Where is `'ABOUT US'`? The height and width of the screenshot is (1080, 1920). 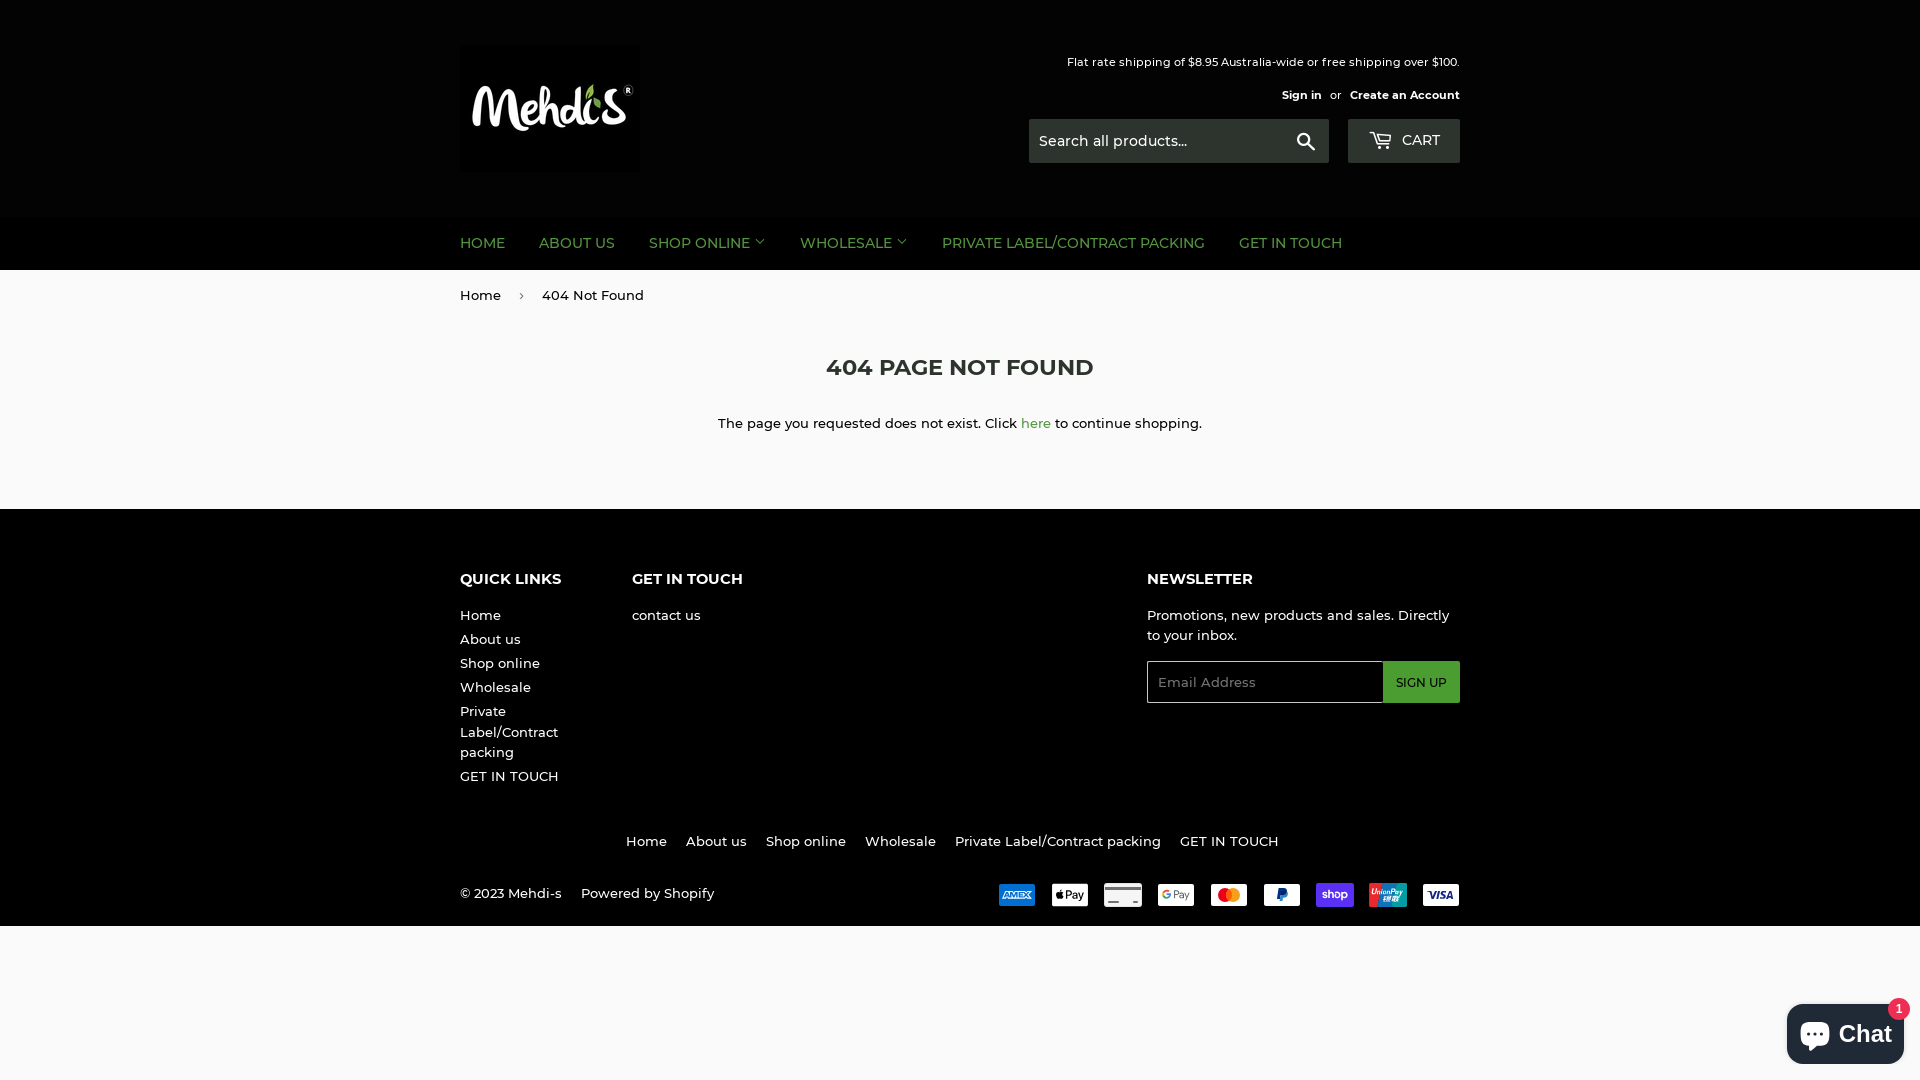 'ABOUT US' is located at coordinates (575, 242).